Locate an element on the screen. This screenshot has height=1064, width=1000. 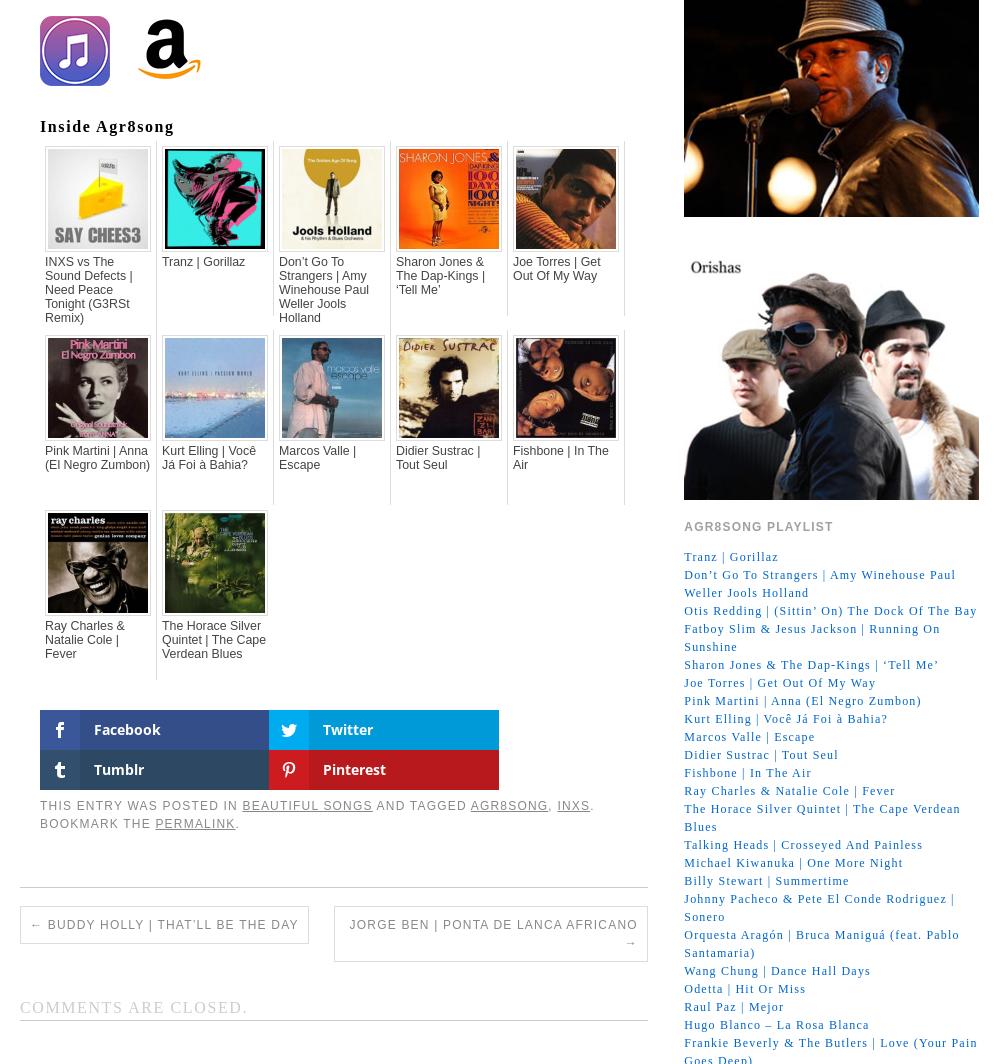
'Wang Chung | Dance Hall Days' is located at coordinates (777, 970).